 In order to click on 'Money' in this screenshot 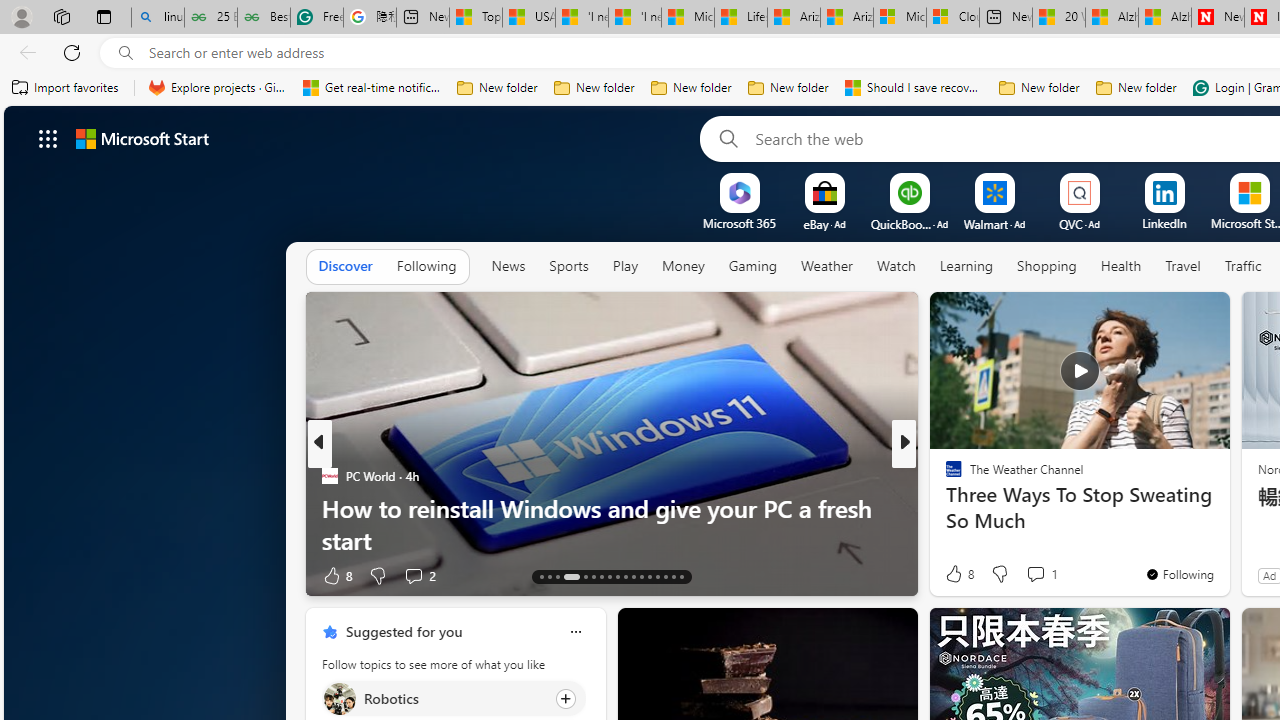, I will do `click(682, 266)`.